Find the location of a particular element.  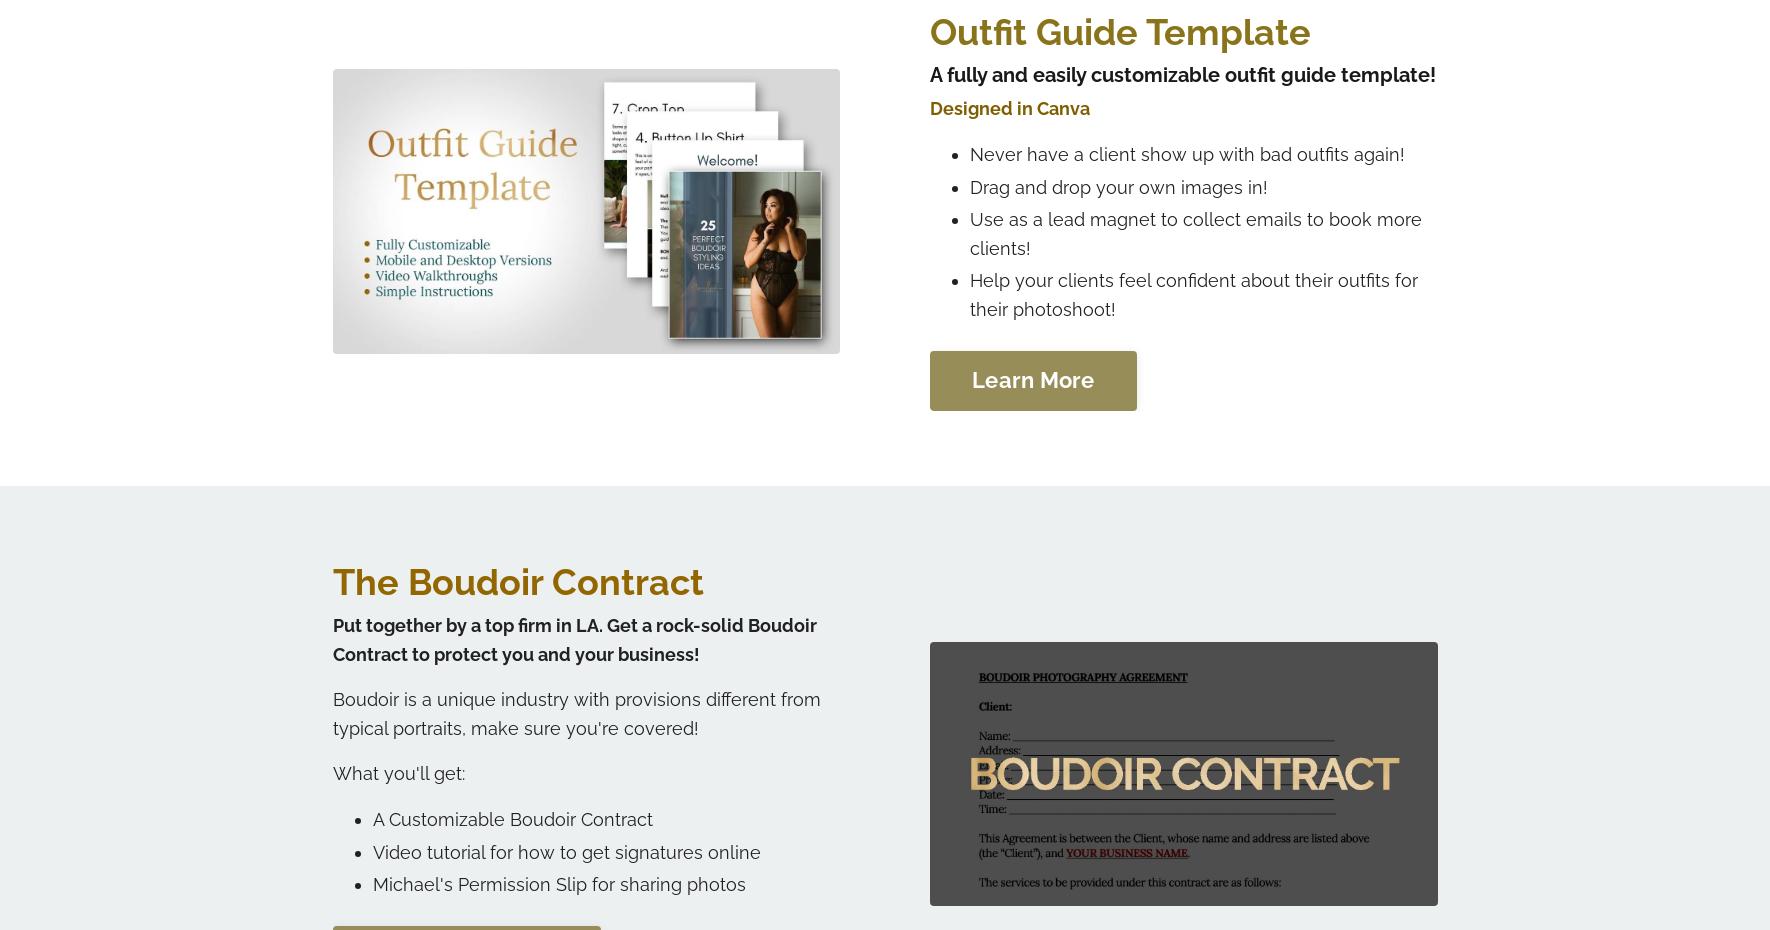

'Designed in Canva' is located at coordinates (1008, 107).